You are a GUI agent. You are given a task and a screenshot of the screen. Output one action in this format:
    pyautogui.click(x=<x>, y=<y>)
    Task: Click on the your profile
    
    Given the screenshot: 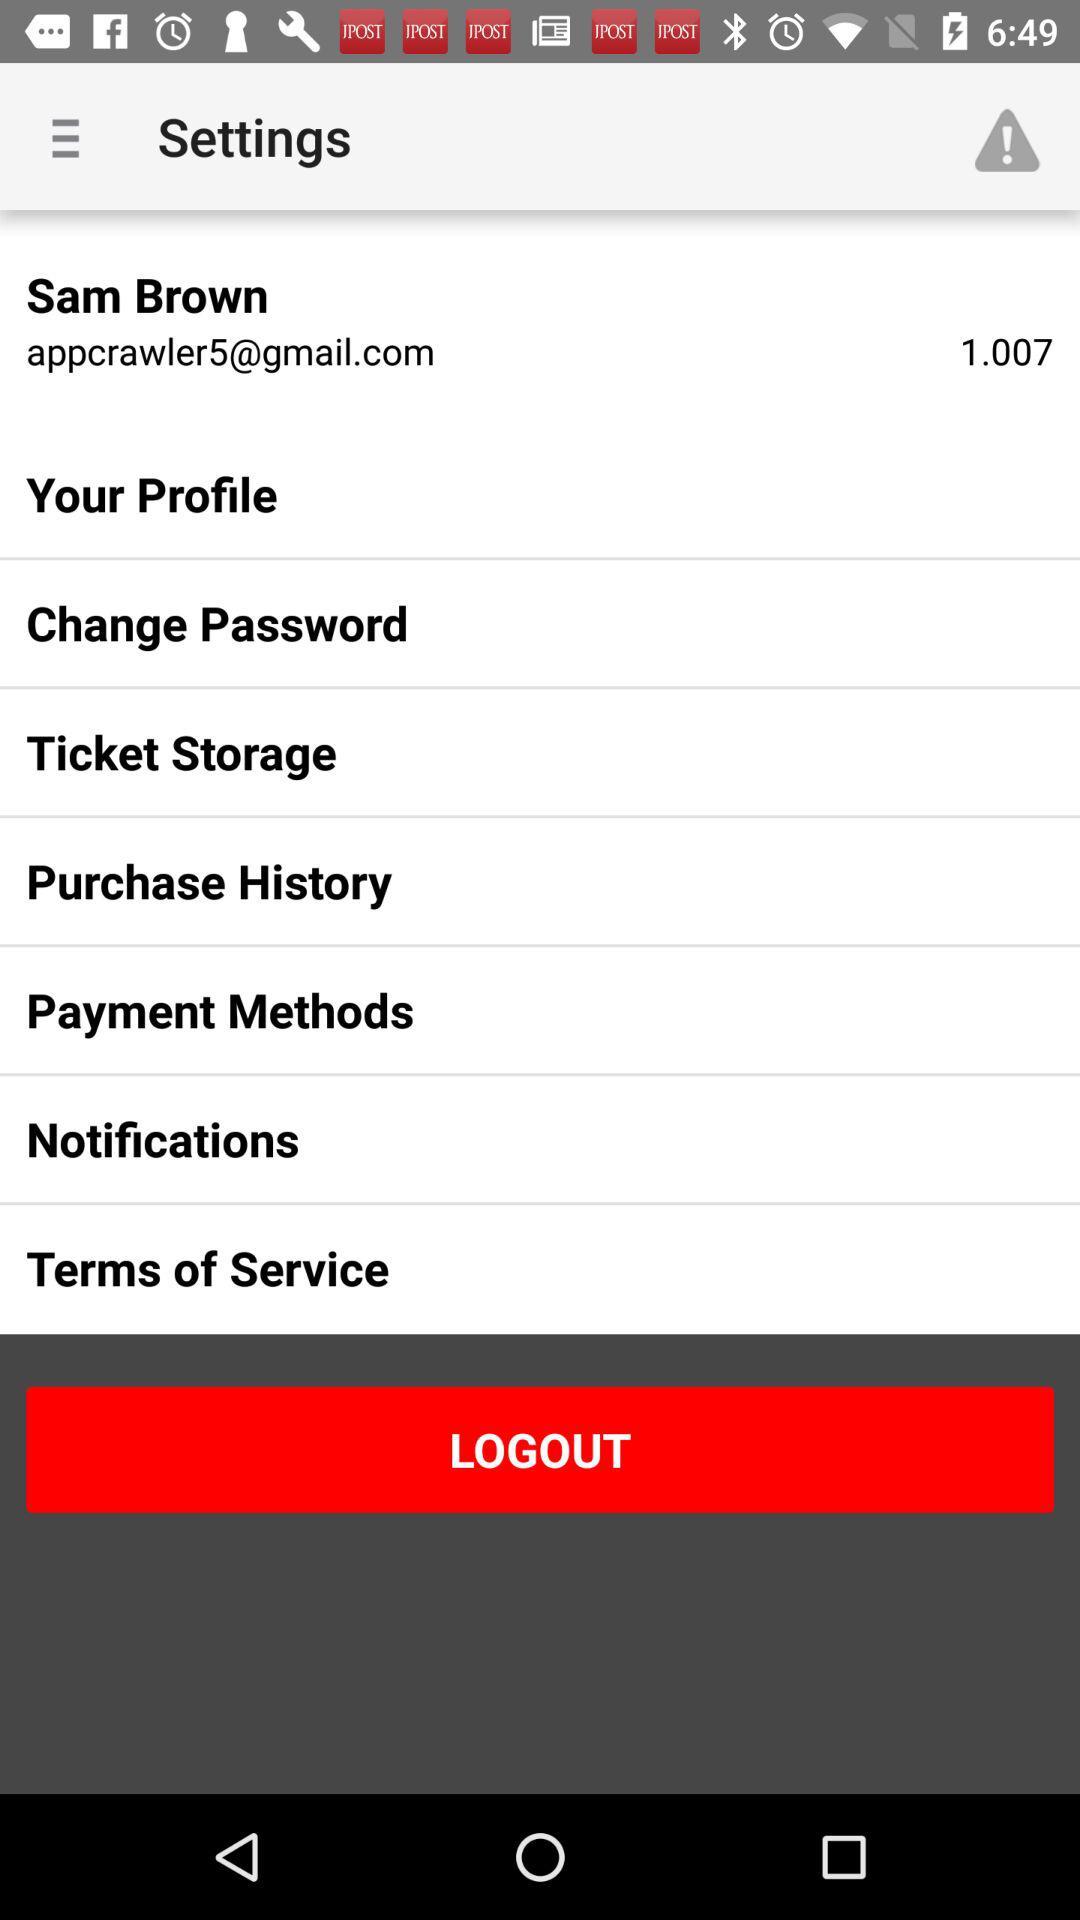 What is the action you would take?
    pyautogui.click(x=507, y=494)
    